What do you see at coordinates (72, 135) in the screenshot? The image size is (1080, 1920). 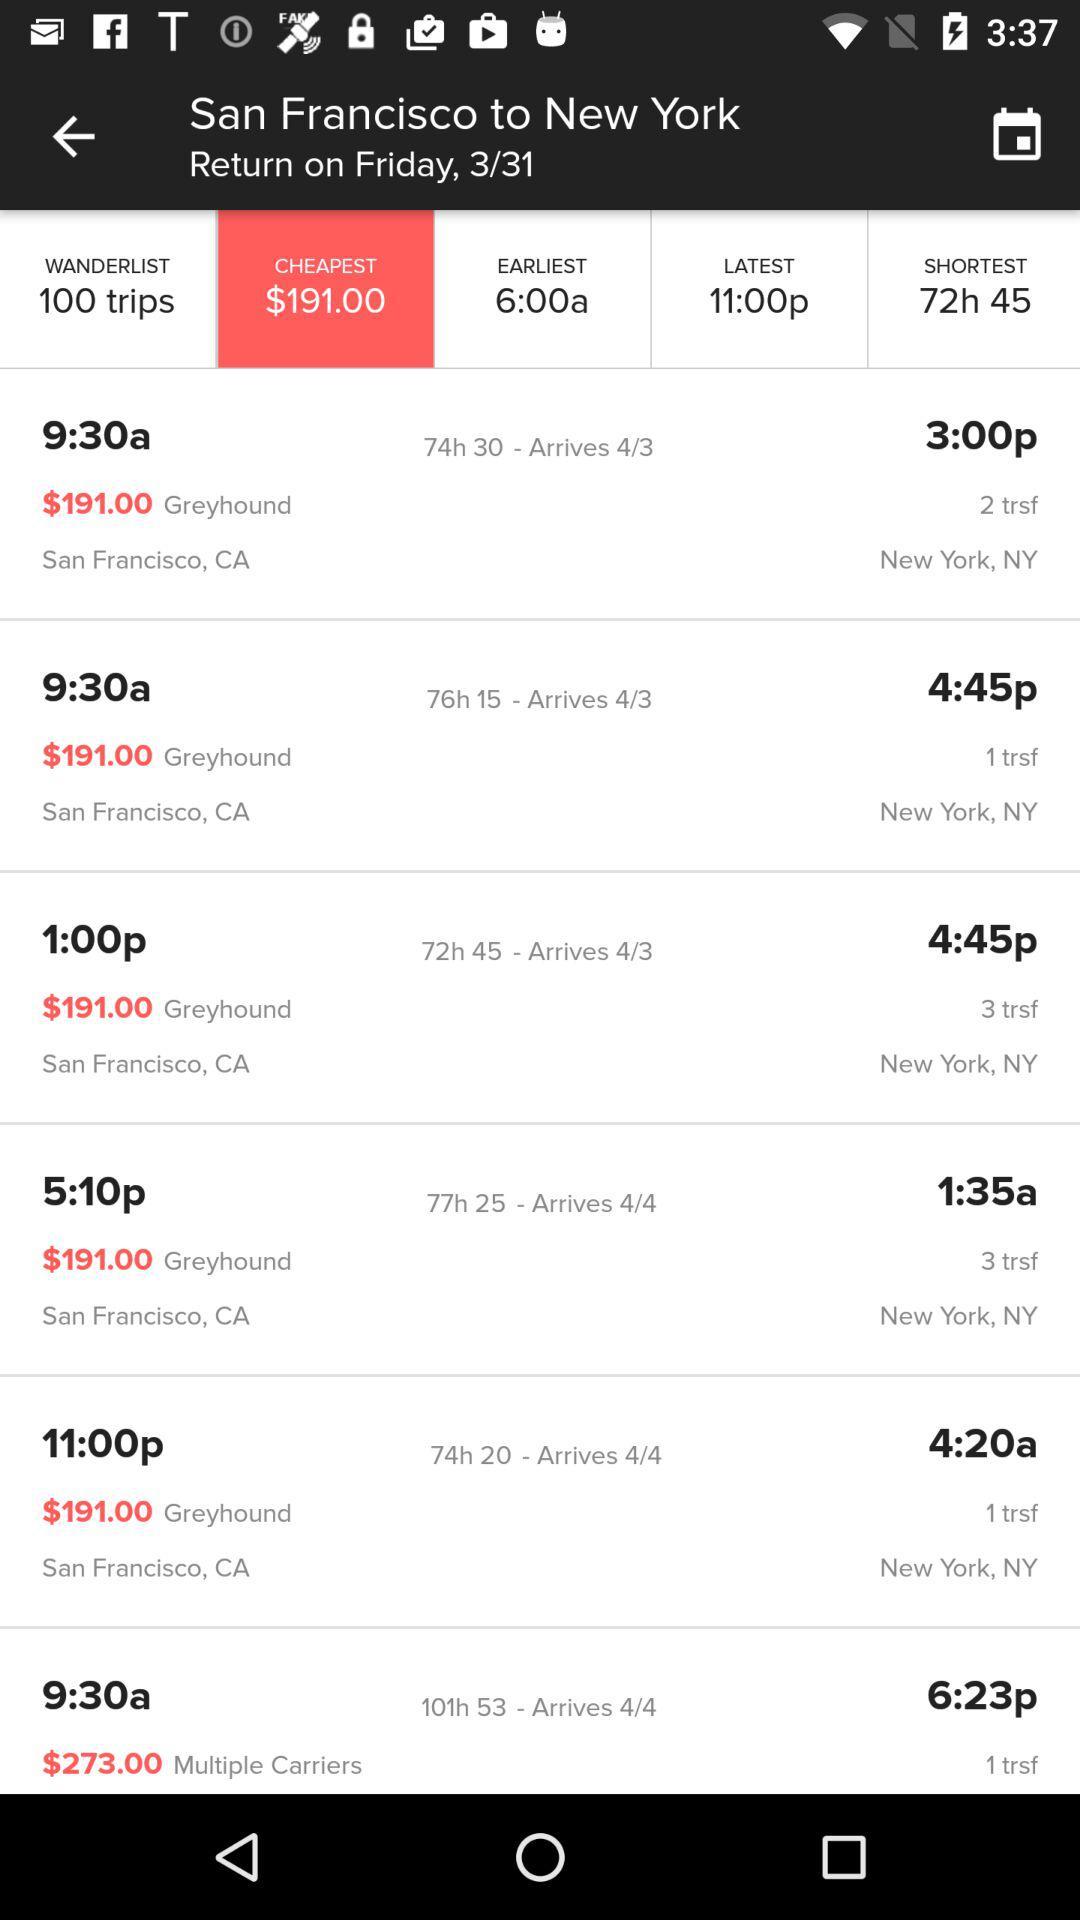 I see `go back` at bounding box center [72, 135].